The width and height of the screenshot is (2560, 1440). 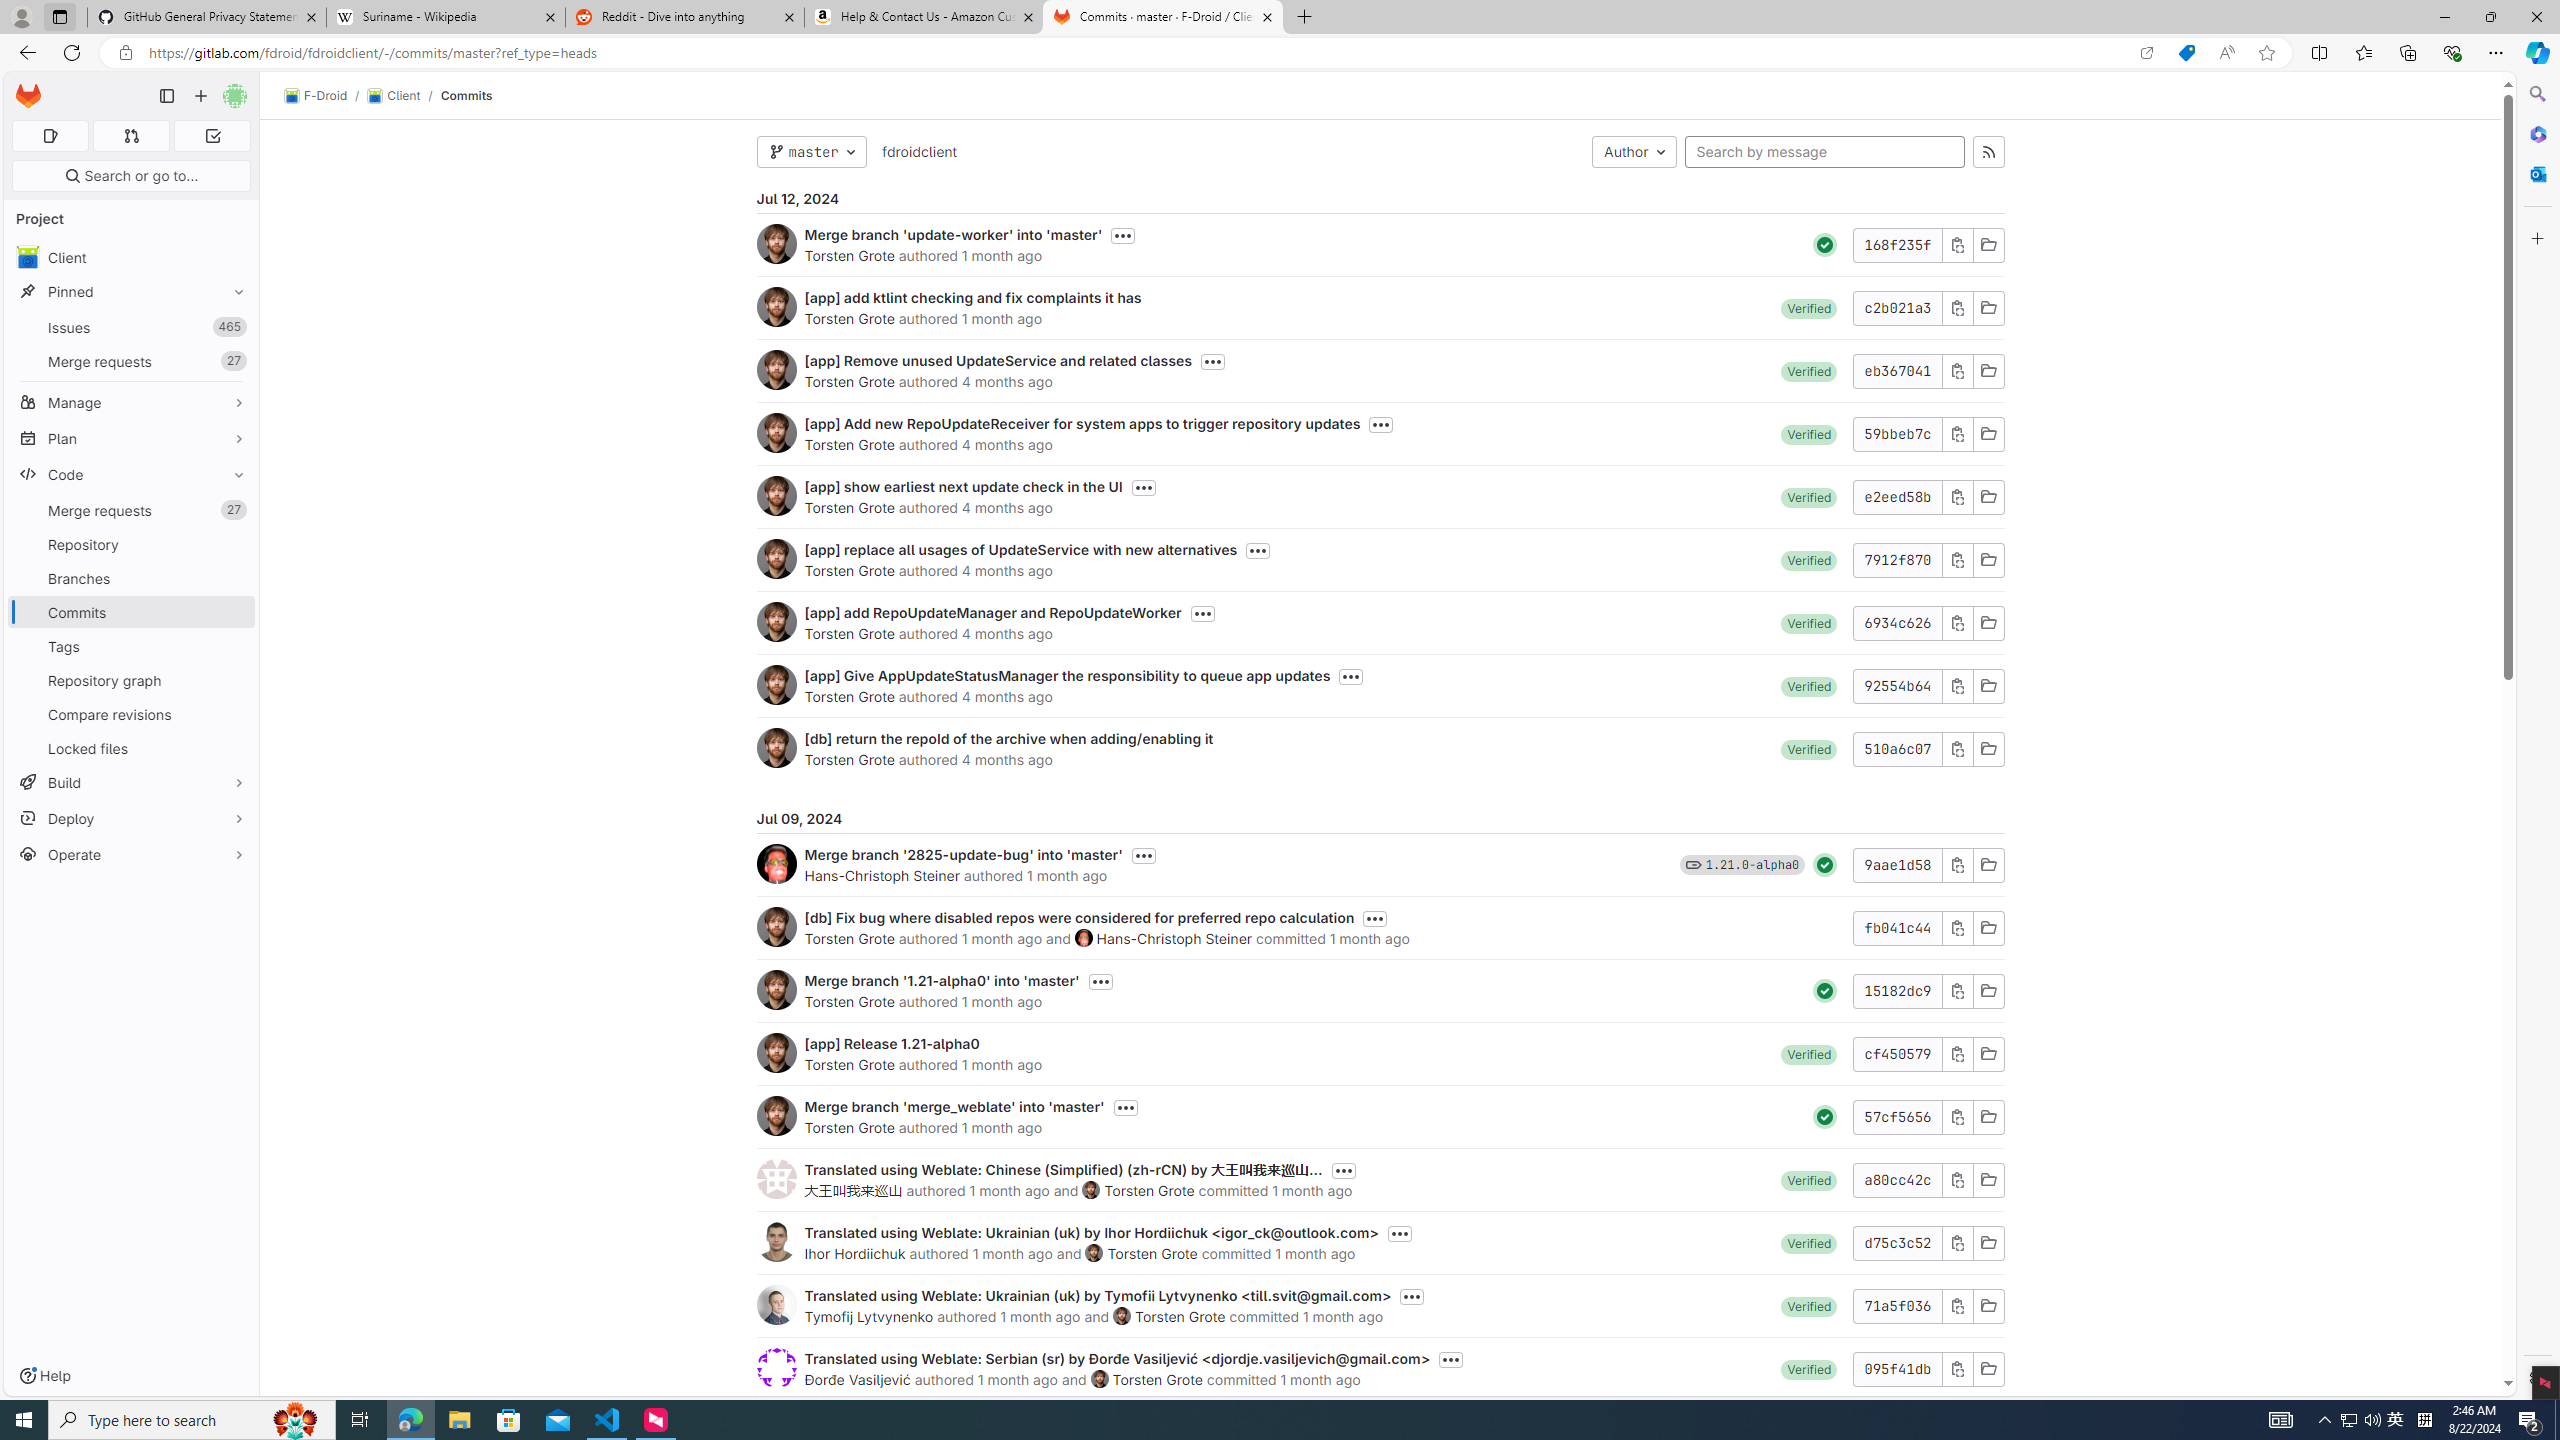 I want to click on 'Primary navigation sidebar', so click(x=166, y=95).